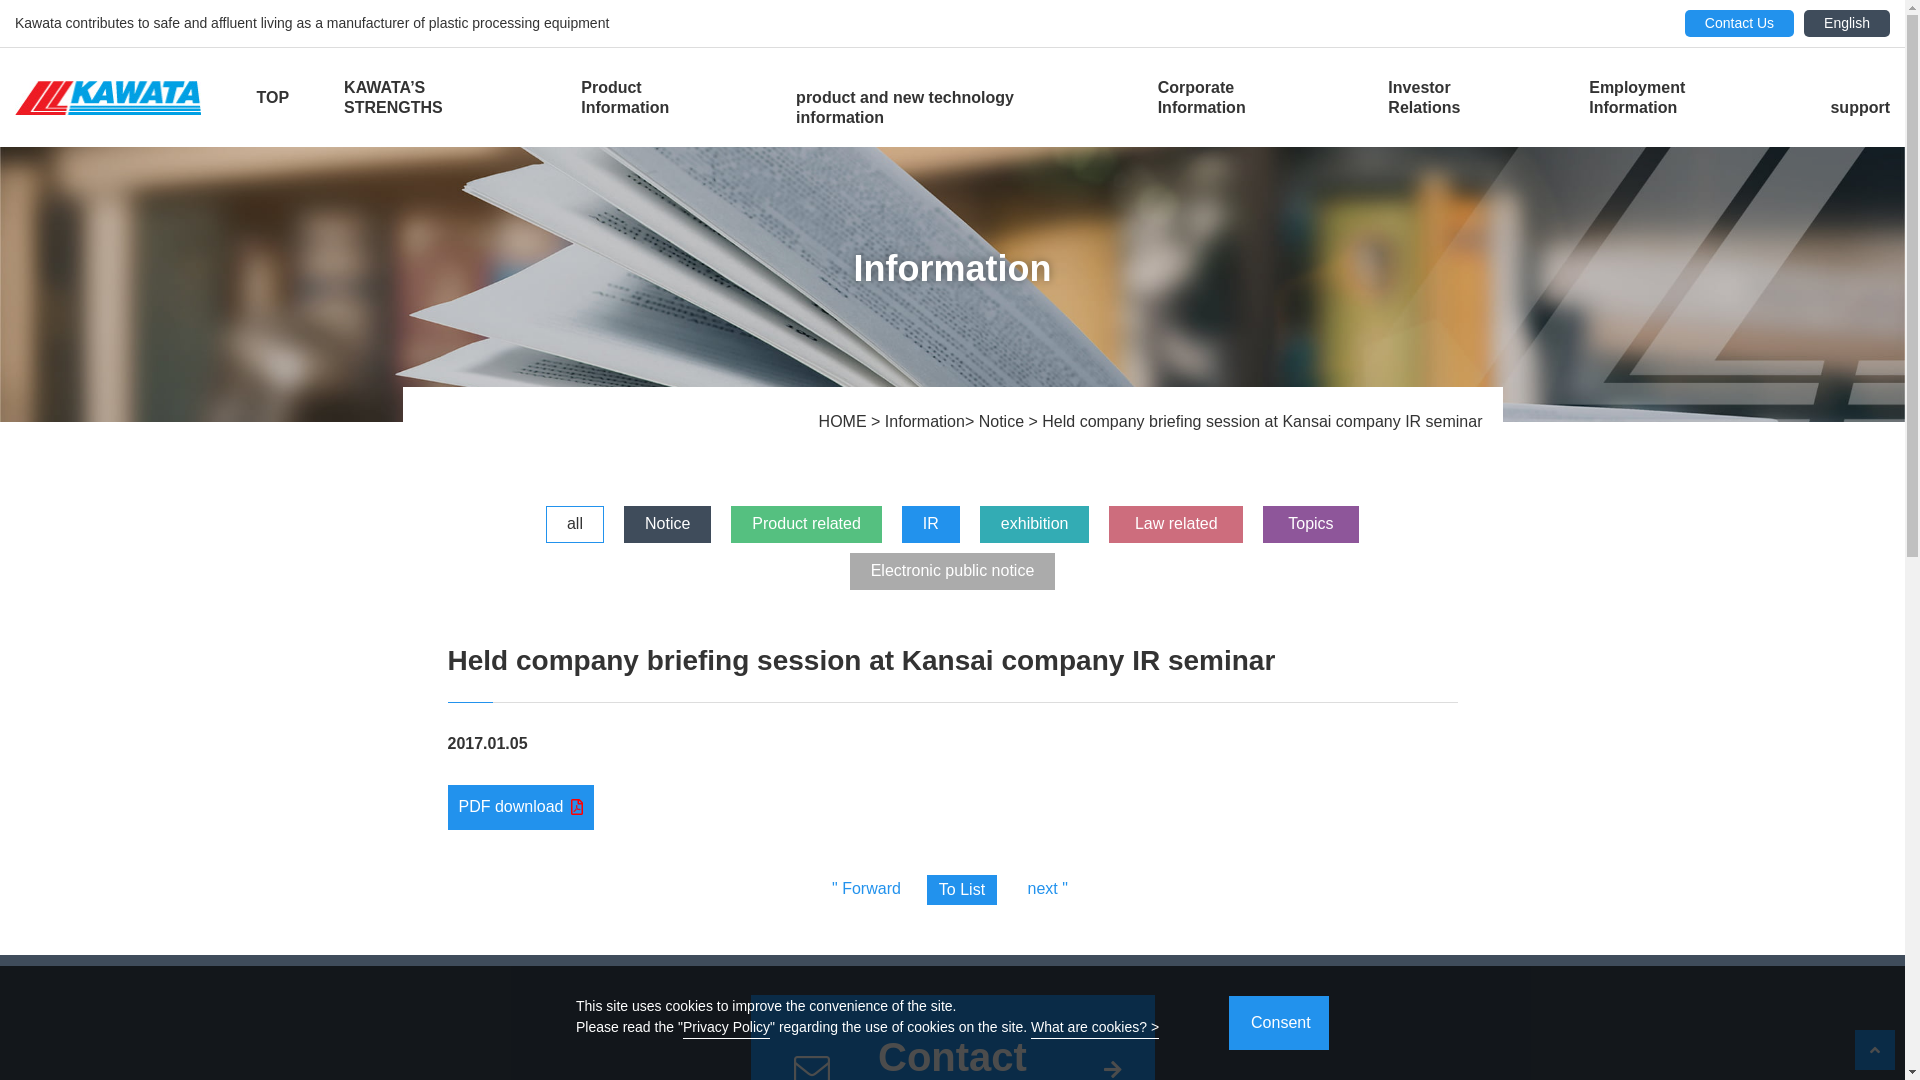 This screenshot has width=1920, height=1080. Describe the element at coordinates (1859, 108) in the screenshot. I see `'support'` at that location.